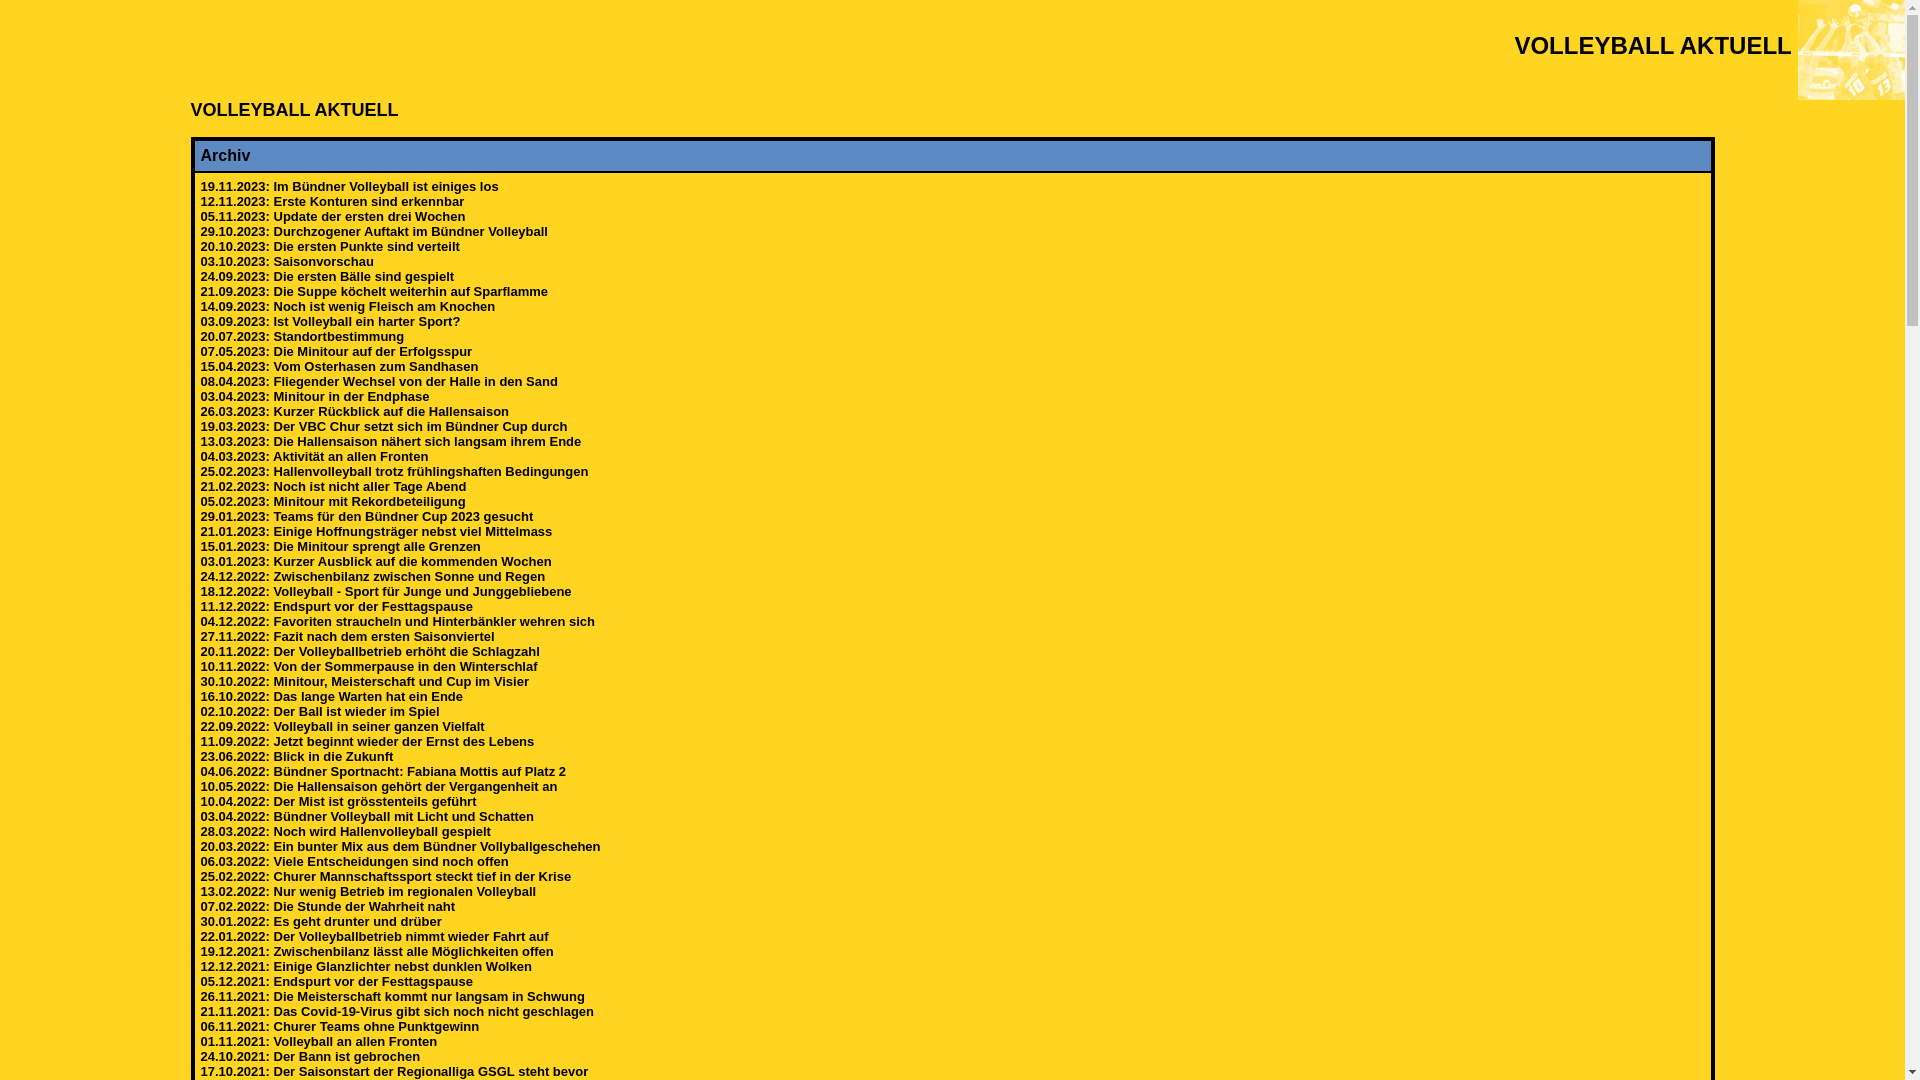  I want to click on '03.09.2023: Ist Volleyball ein harter Sport?', so click(330, 320).